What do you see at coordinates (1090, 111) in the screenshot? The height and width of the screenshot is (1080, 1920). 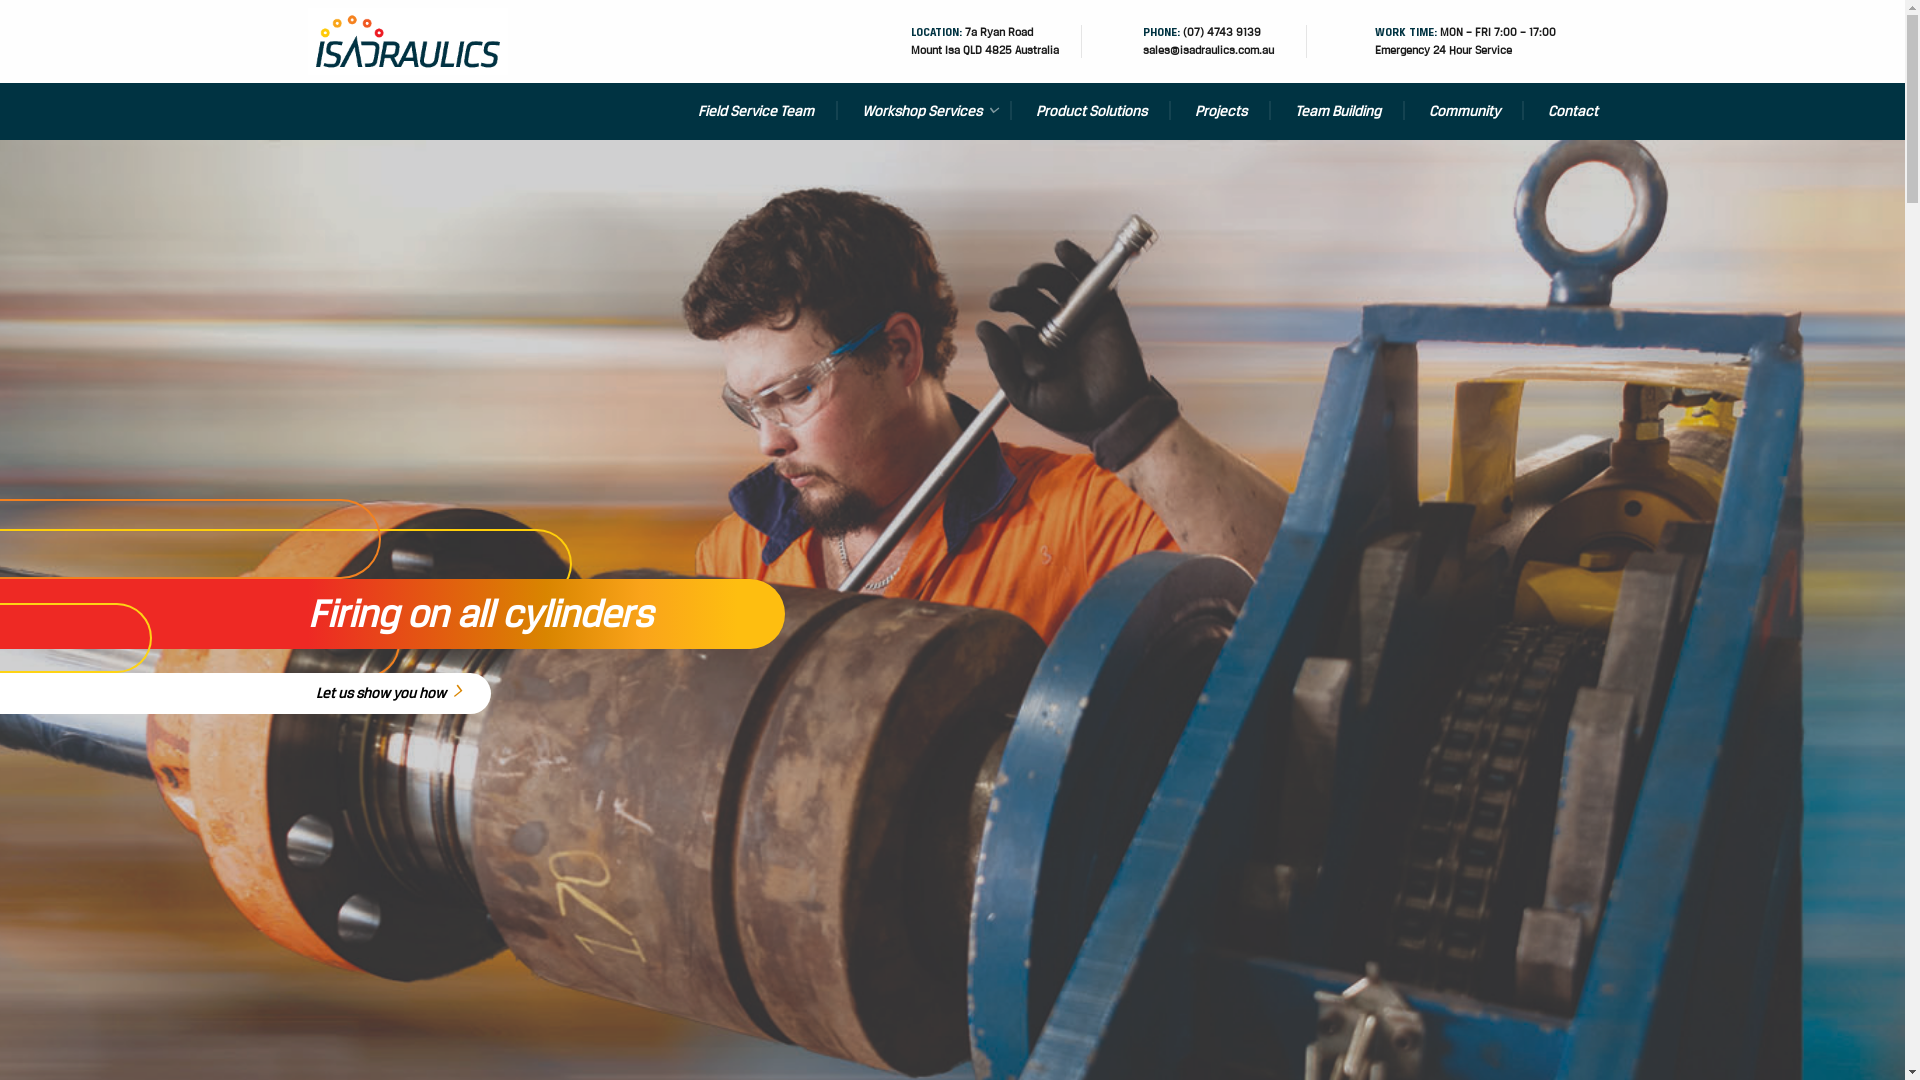 I see `'Product Solutions'` at bounding box center [1090, 111].